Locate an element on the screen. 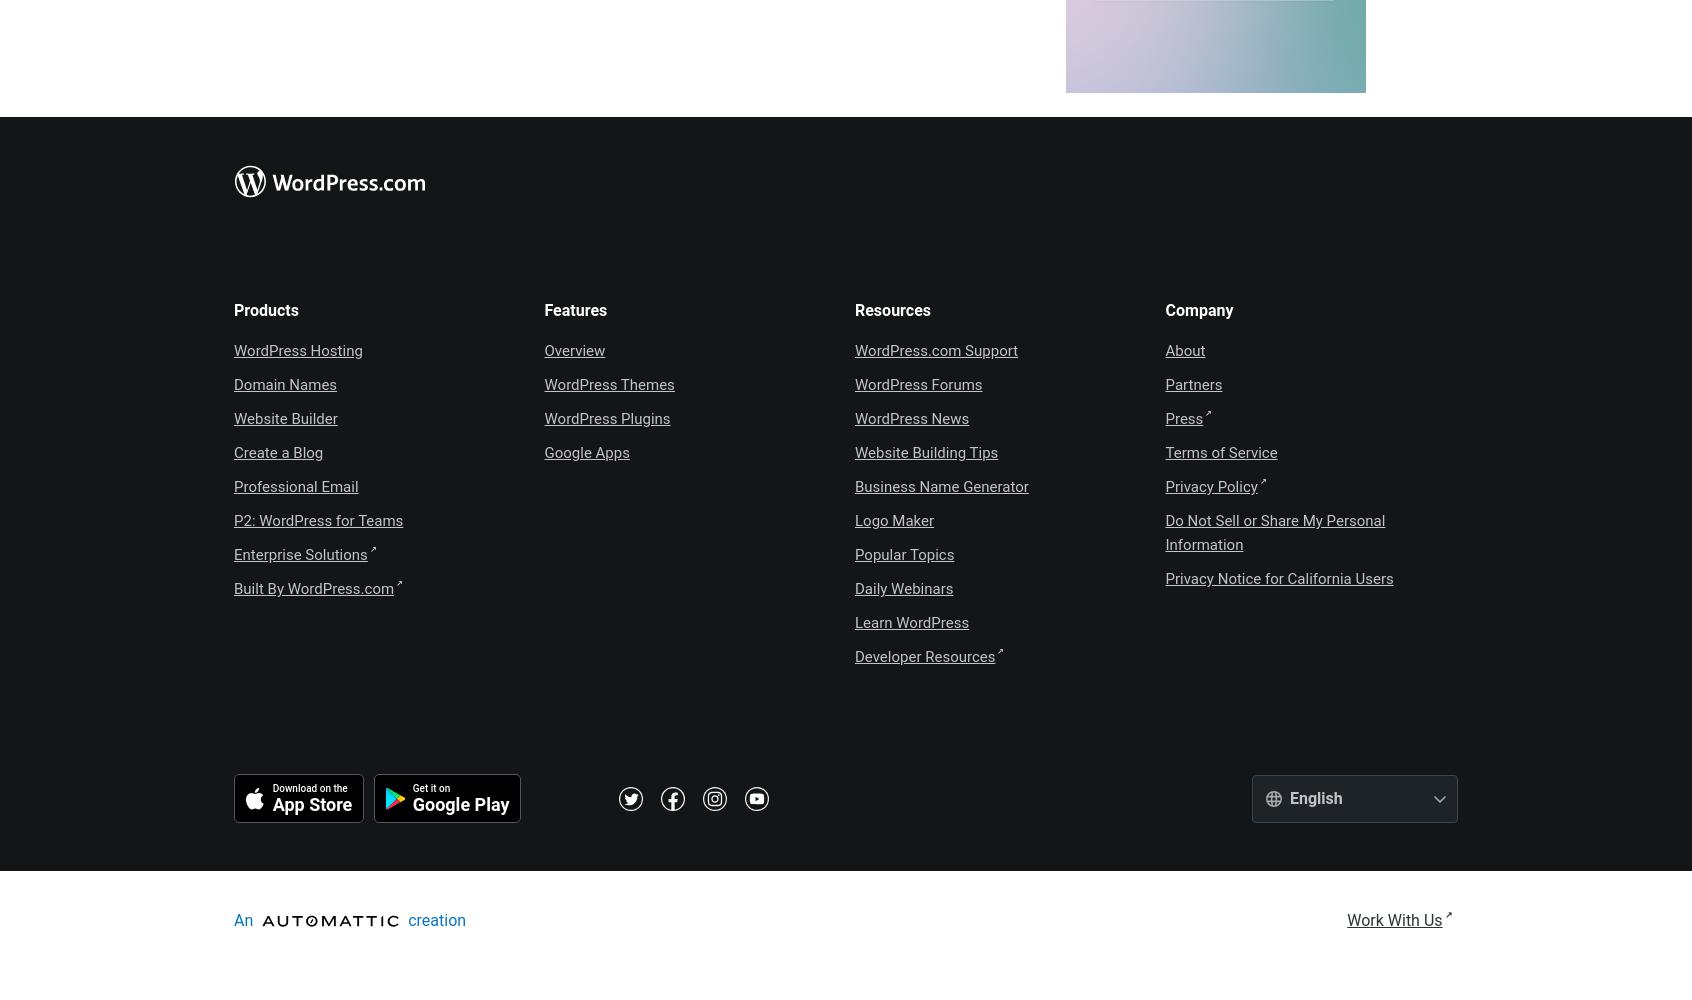 The image size is (1692, 1000). 'Logo Maker' is located at coordinates (893, 521).